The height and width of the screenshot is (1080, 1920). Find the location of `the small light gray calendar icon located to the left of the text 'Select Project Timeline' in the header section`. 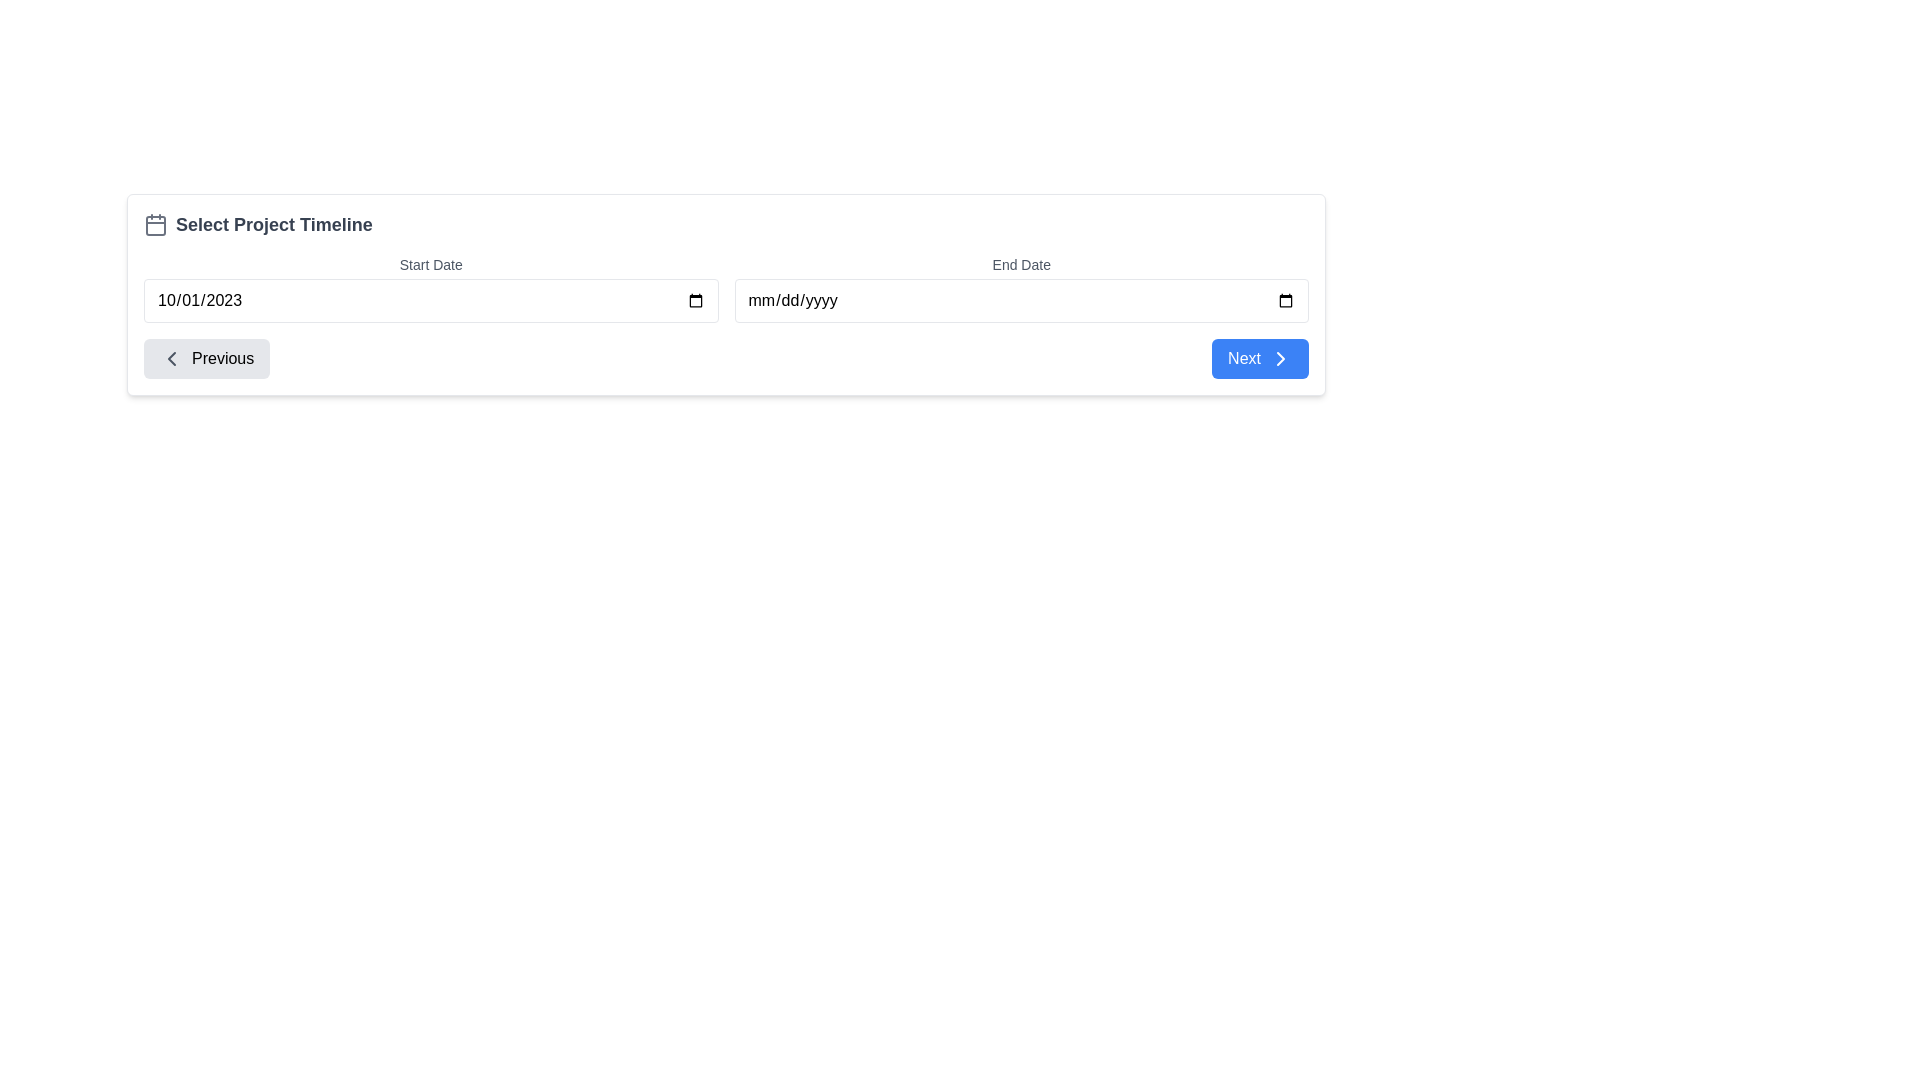

the small light gray calendar icon located to the left of the text 'Select Project Timeline' in the header section is located at coordinates (155, 224).